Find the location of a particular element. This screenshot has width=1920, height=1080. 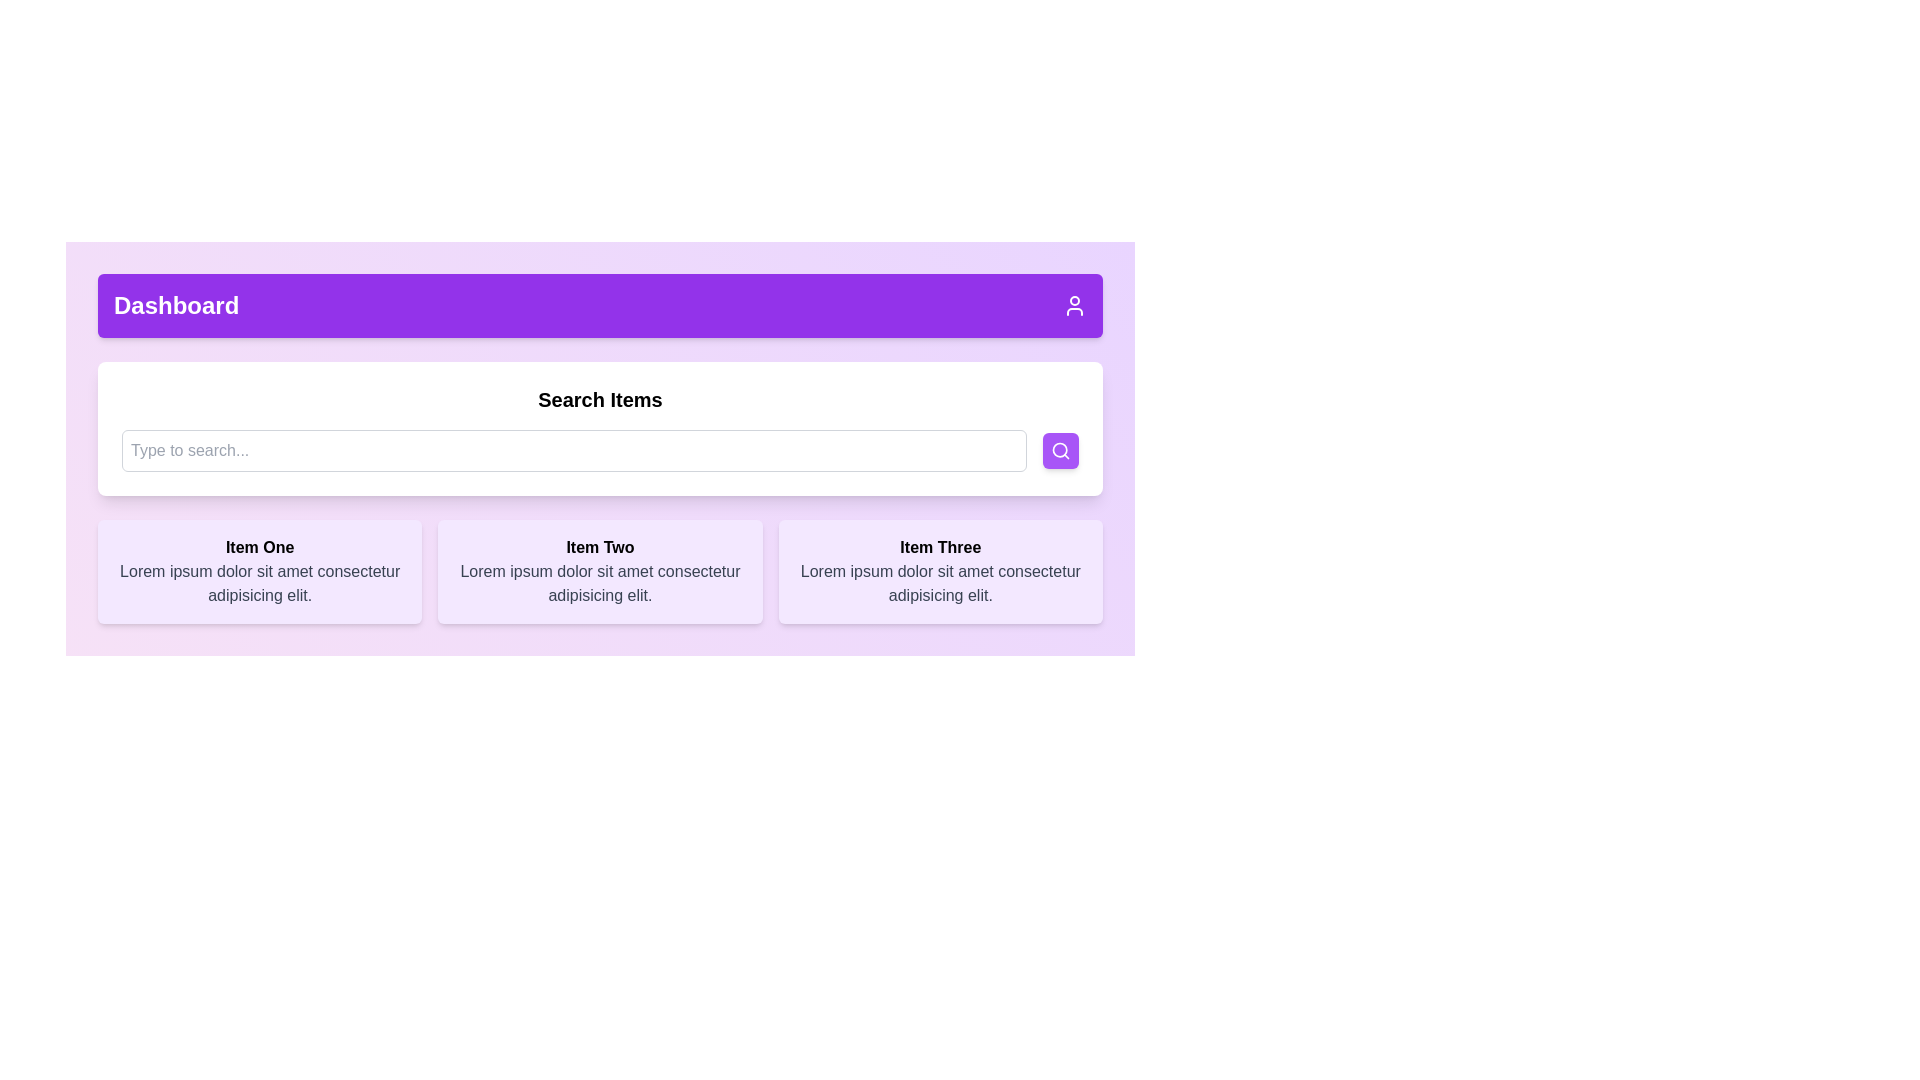

the purple button with rounded corners containing a magnifying glass icon, located to the right of the search input field is located at coordinates (1059, 451).